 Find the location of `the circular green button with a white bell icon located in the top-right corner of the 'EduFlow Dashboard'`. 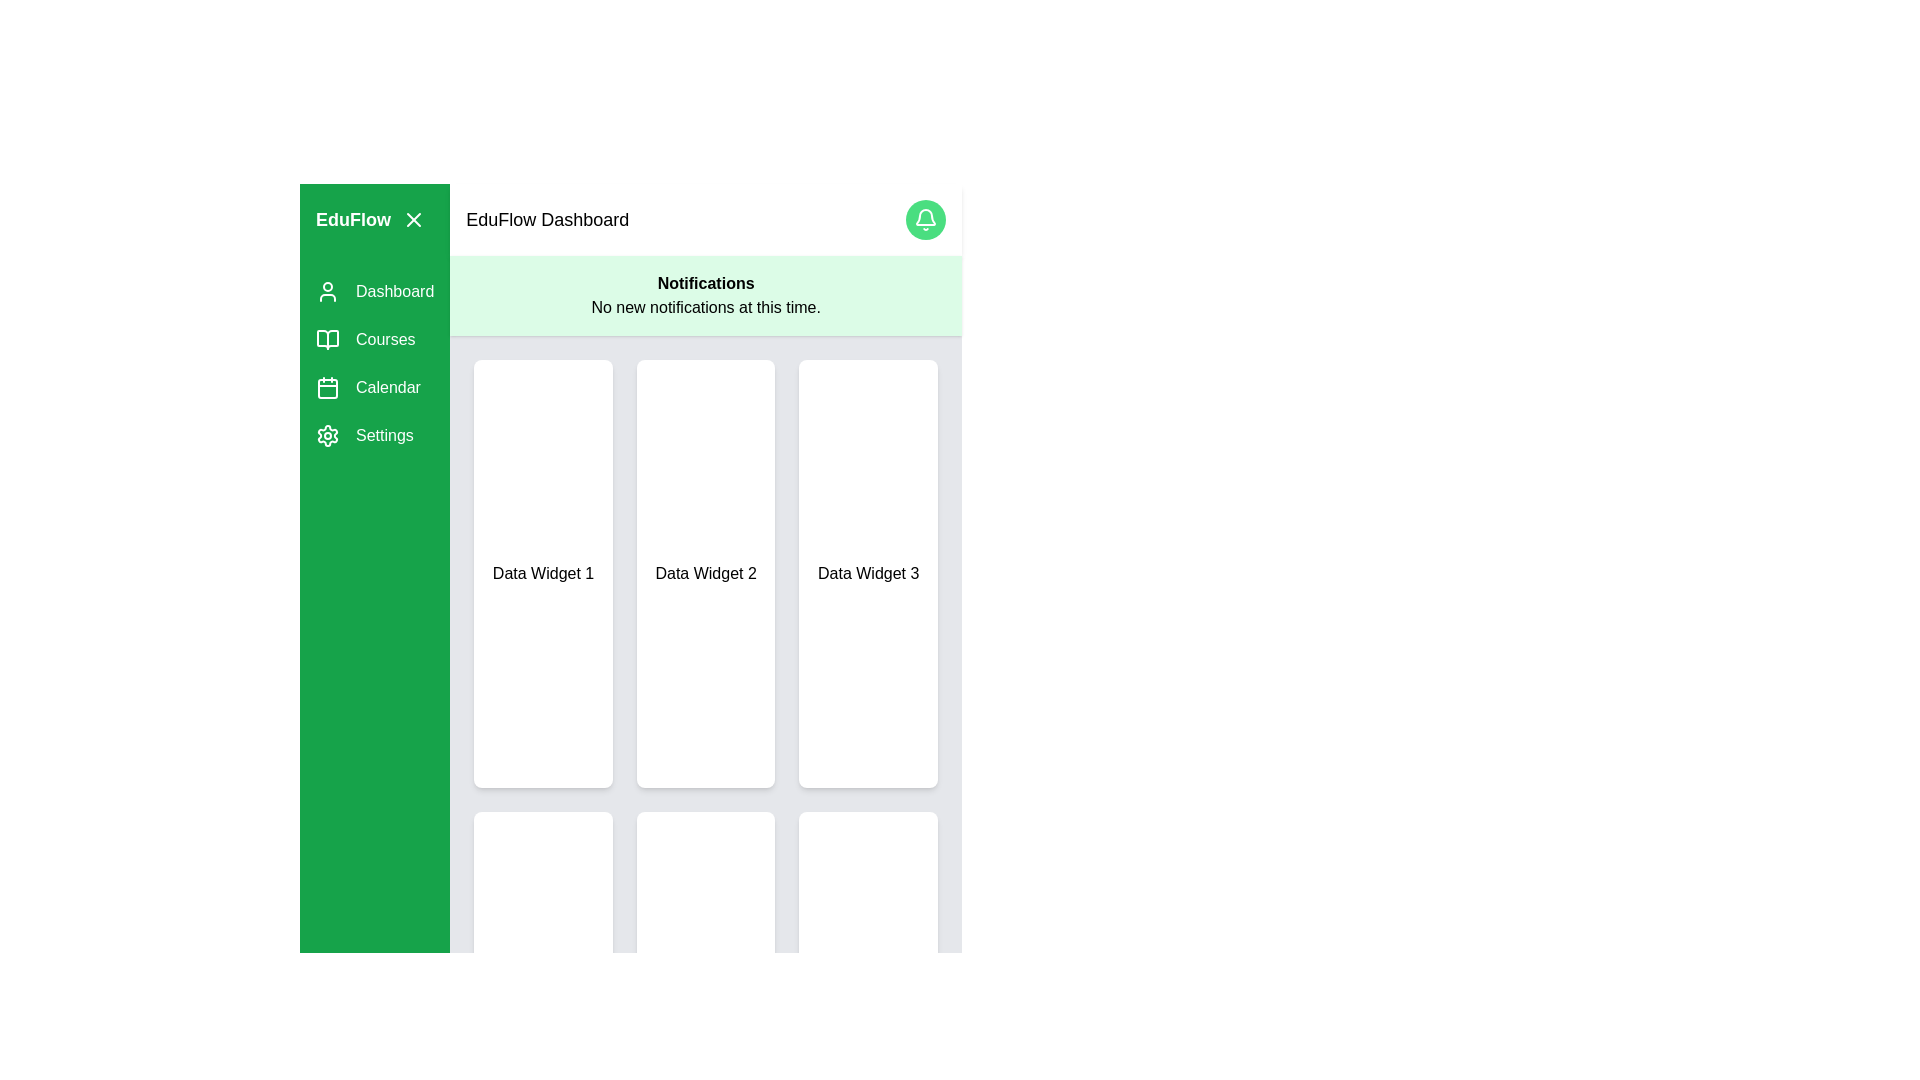

the circular green button with a white bell icon located in the top-right corner of the 'EduFlow Dashboard' is located at coordinates (925, 219).